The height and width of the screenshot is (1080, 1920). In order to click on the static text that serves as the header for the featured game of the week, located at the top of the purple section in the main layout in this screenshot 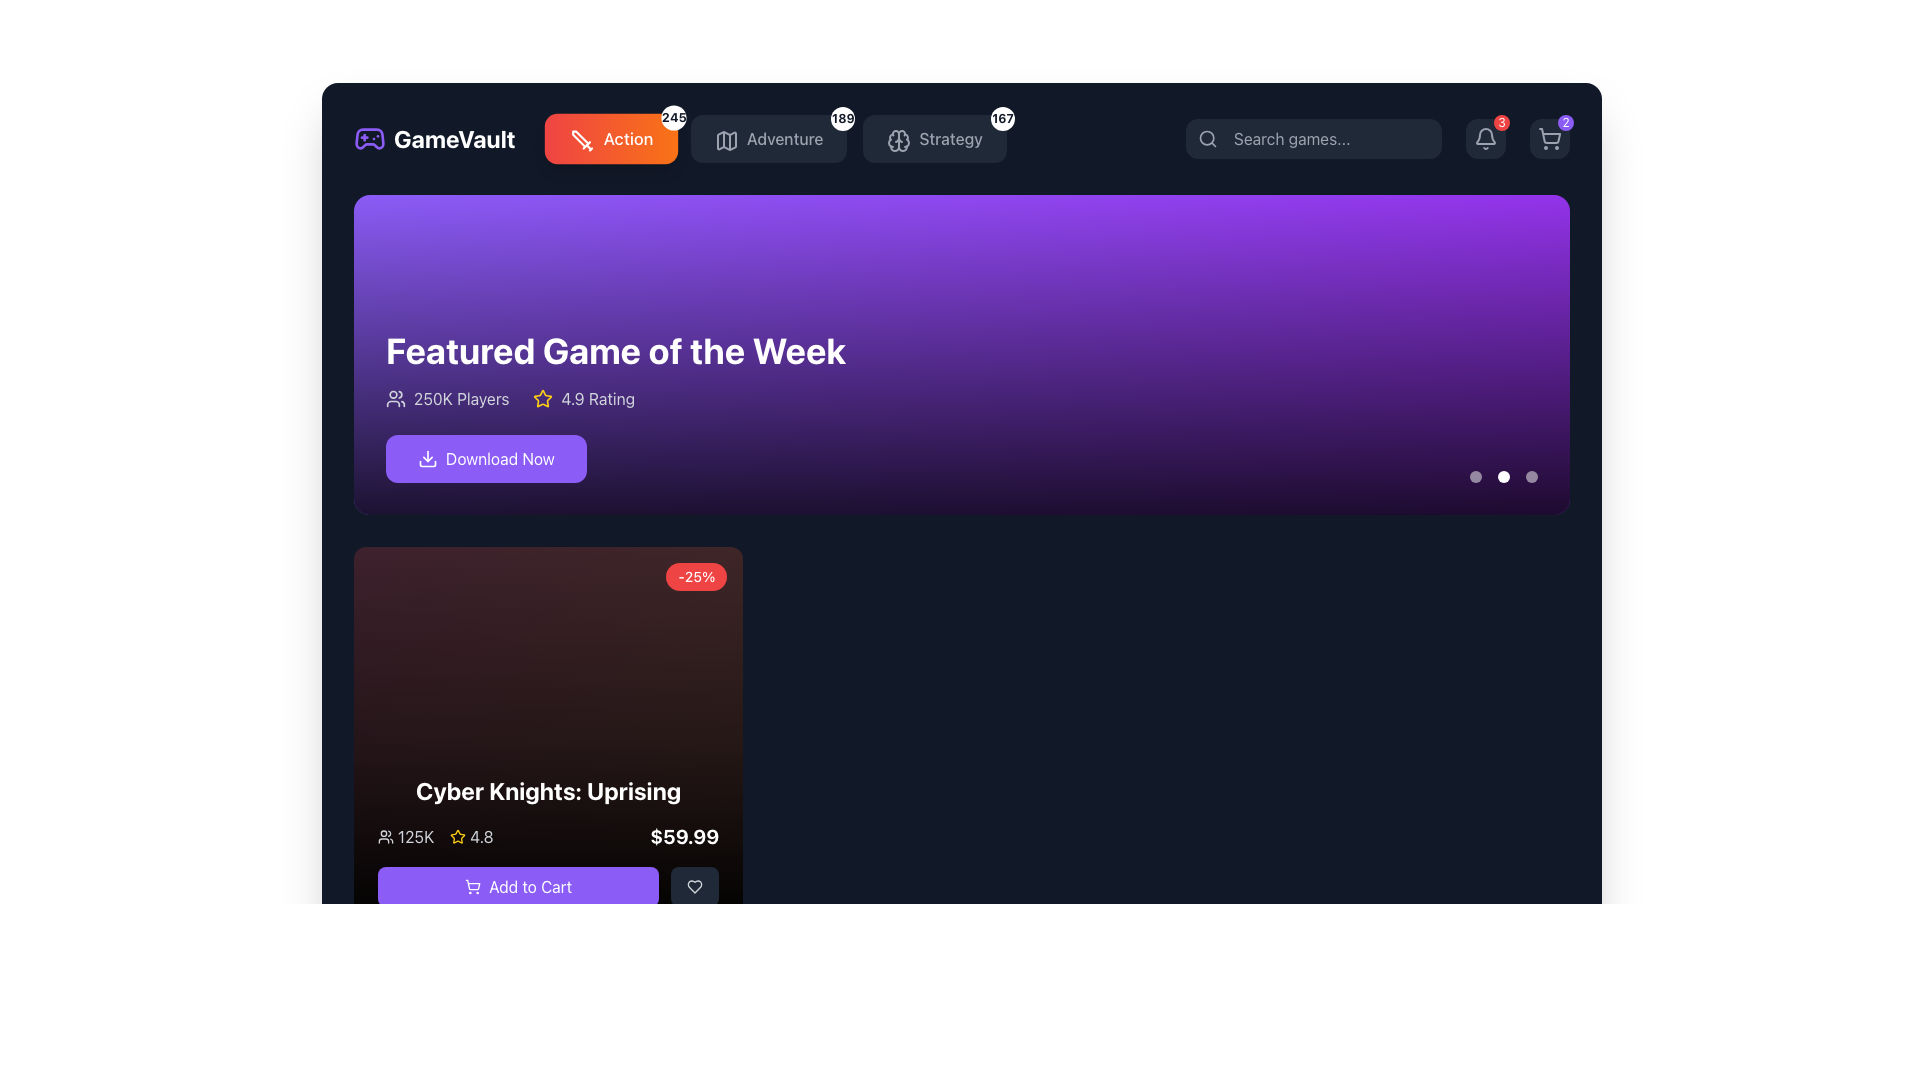, I will do `click(615, 350)`.